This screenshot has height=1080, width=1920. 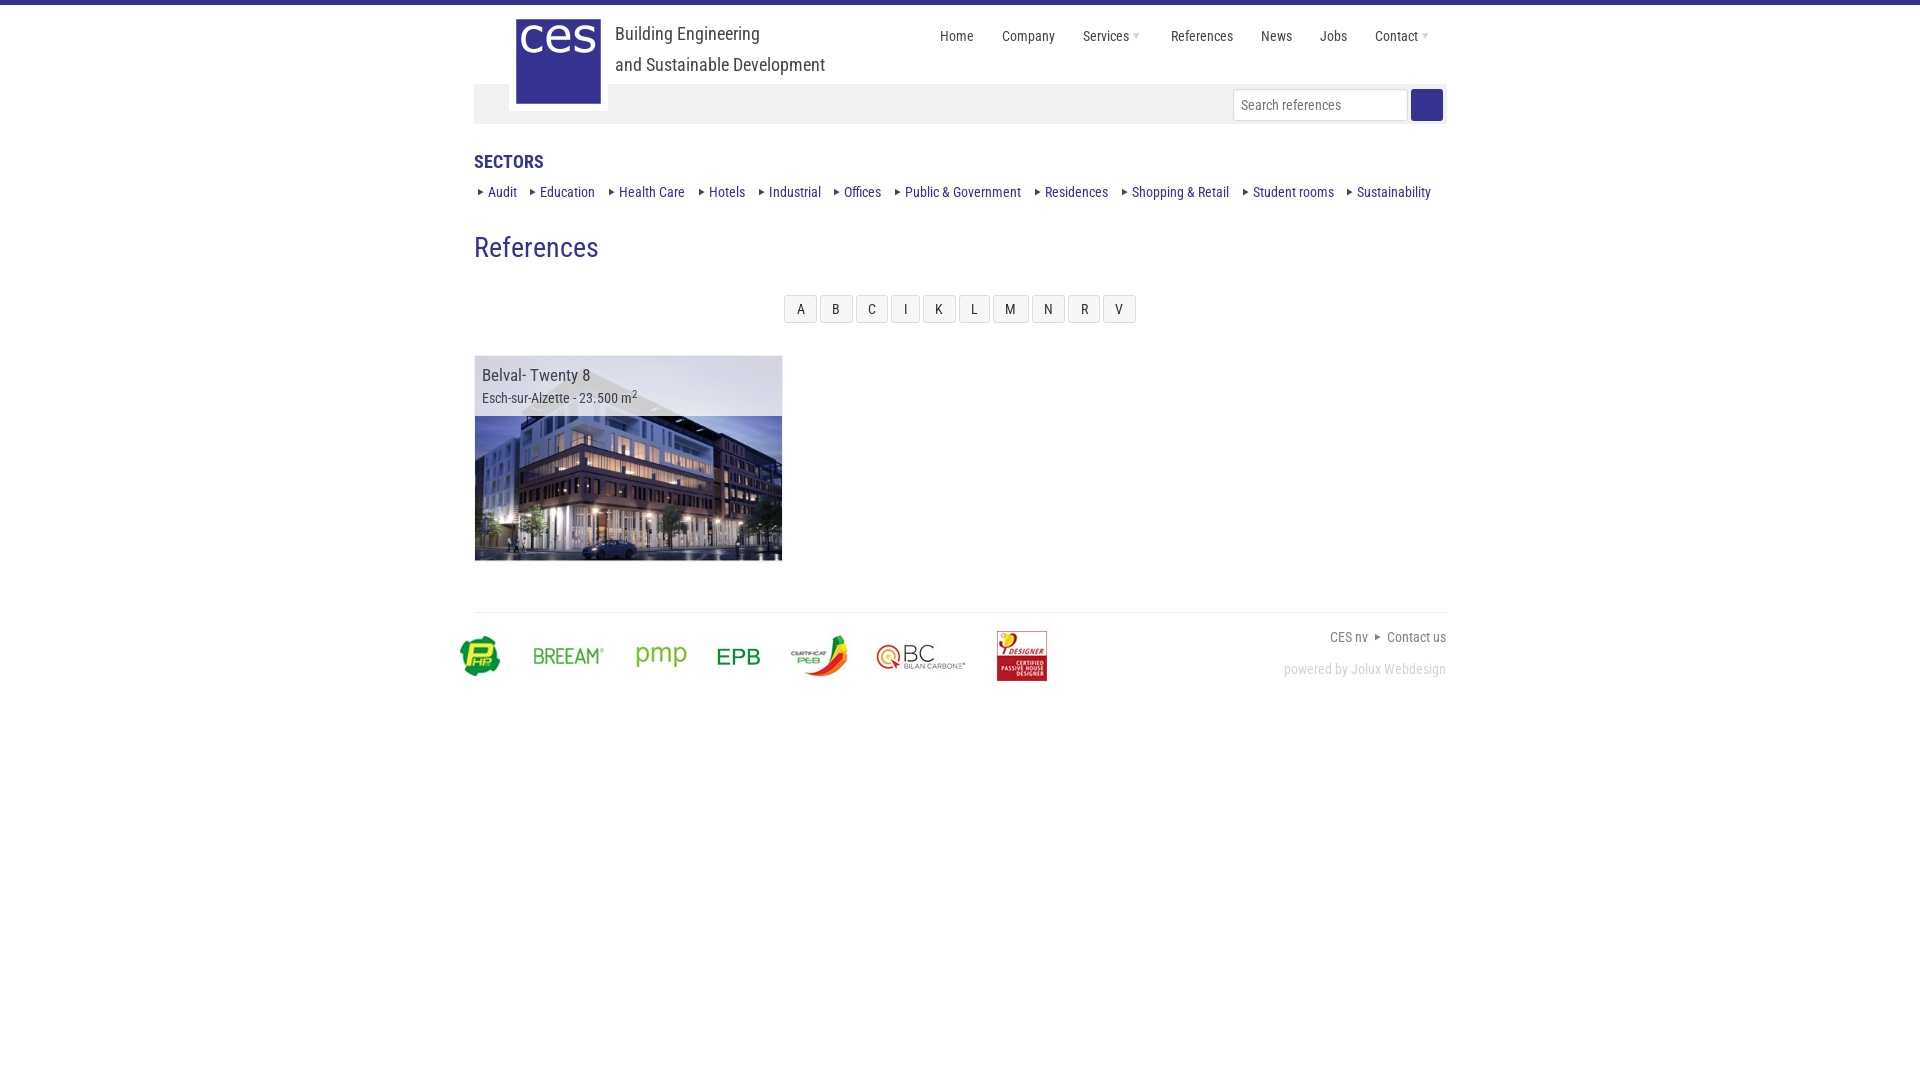 What do you see at coordinates (1415, 636) in the screenshot?
I see `'Contact us'` at bounding box center [1415, 636].